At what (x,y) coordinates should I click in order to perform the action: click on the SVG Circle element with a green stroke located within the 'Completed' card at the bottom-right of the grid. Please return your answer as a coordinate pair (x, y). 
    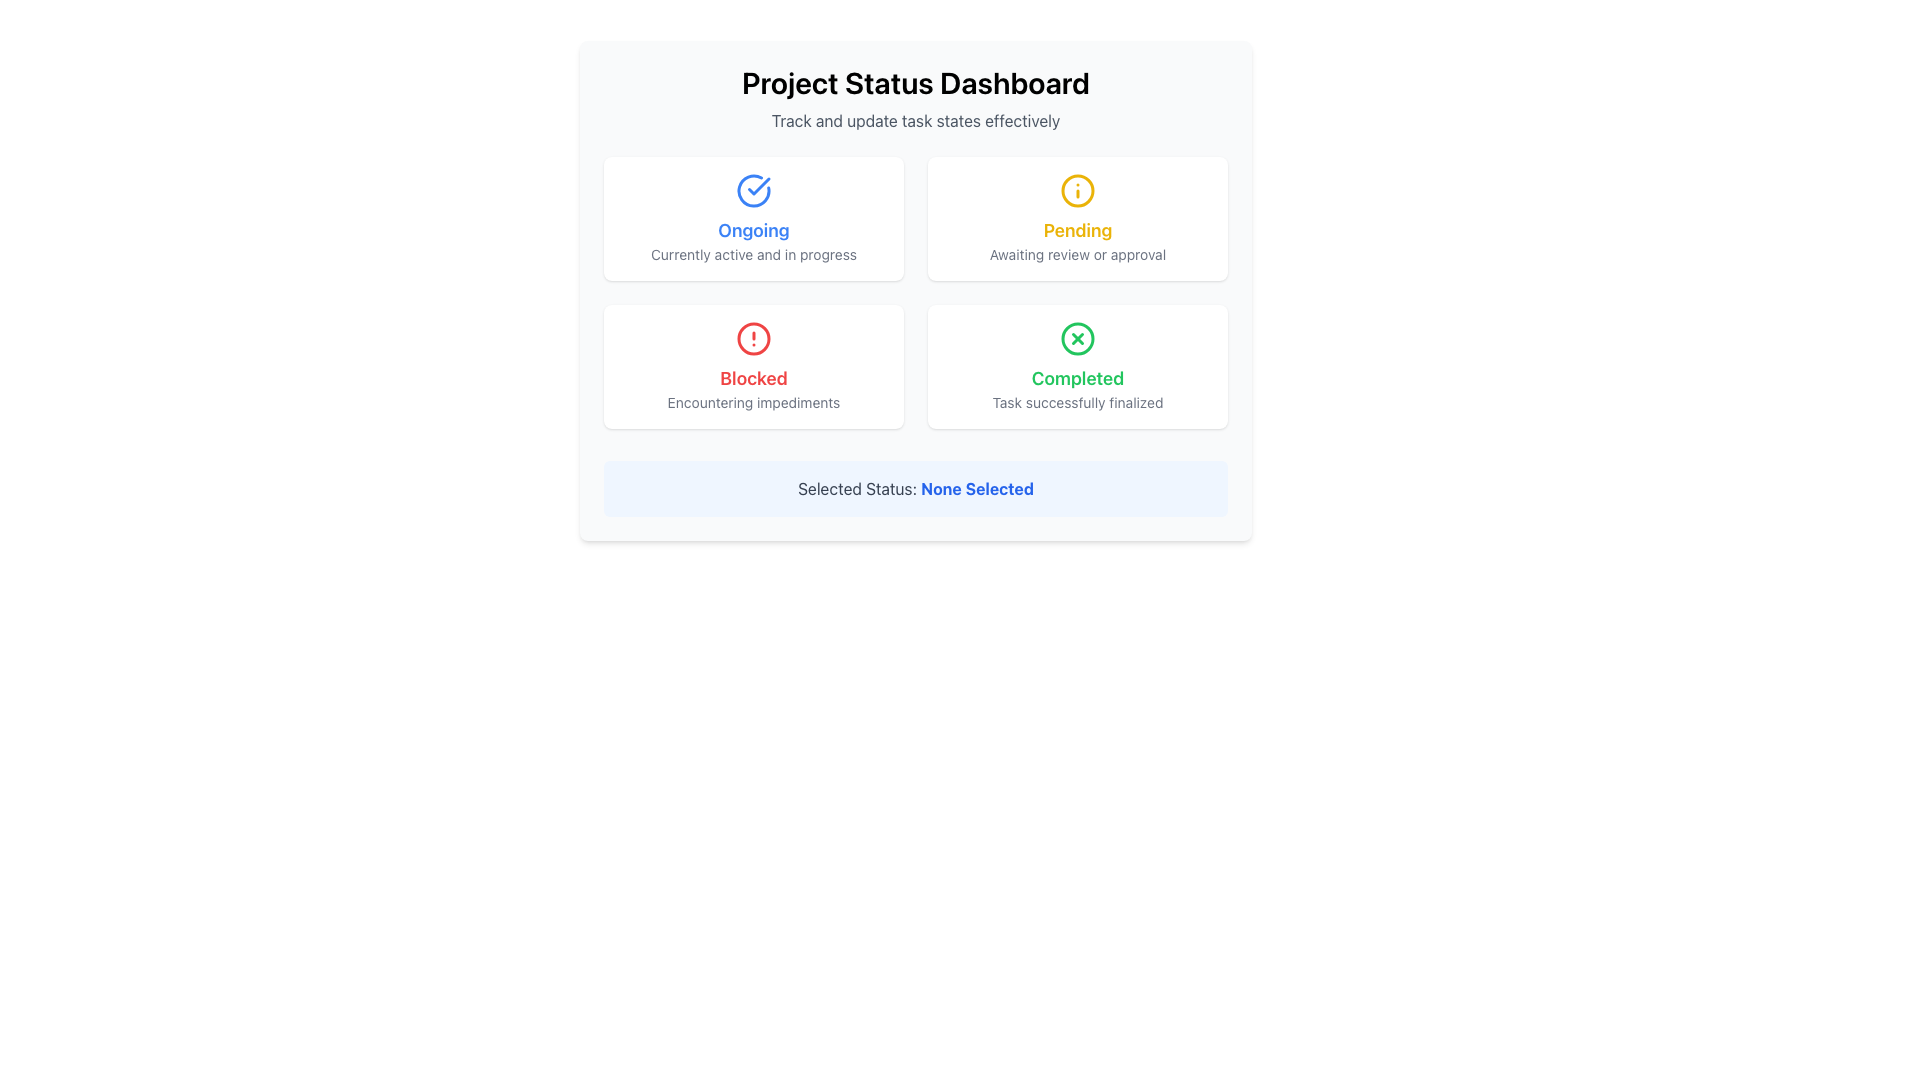
    Looking at the image, I should click on (1077, 338).